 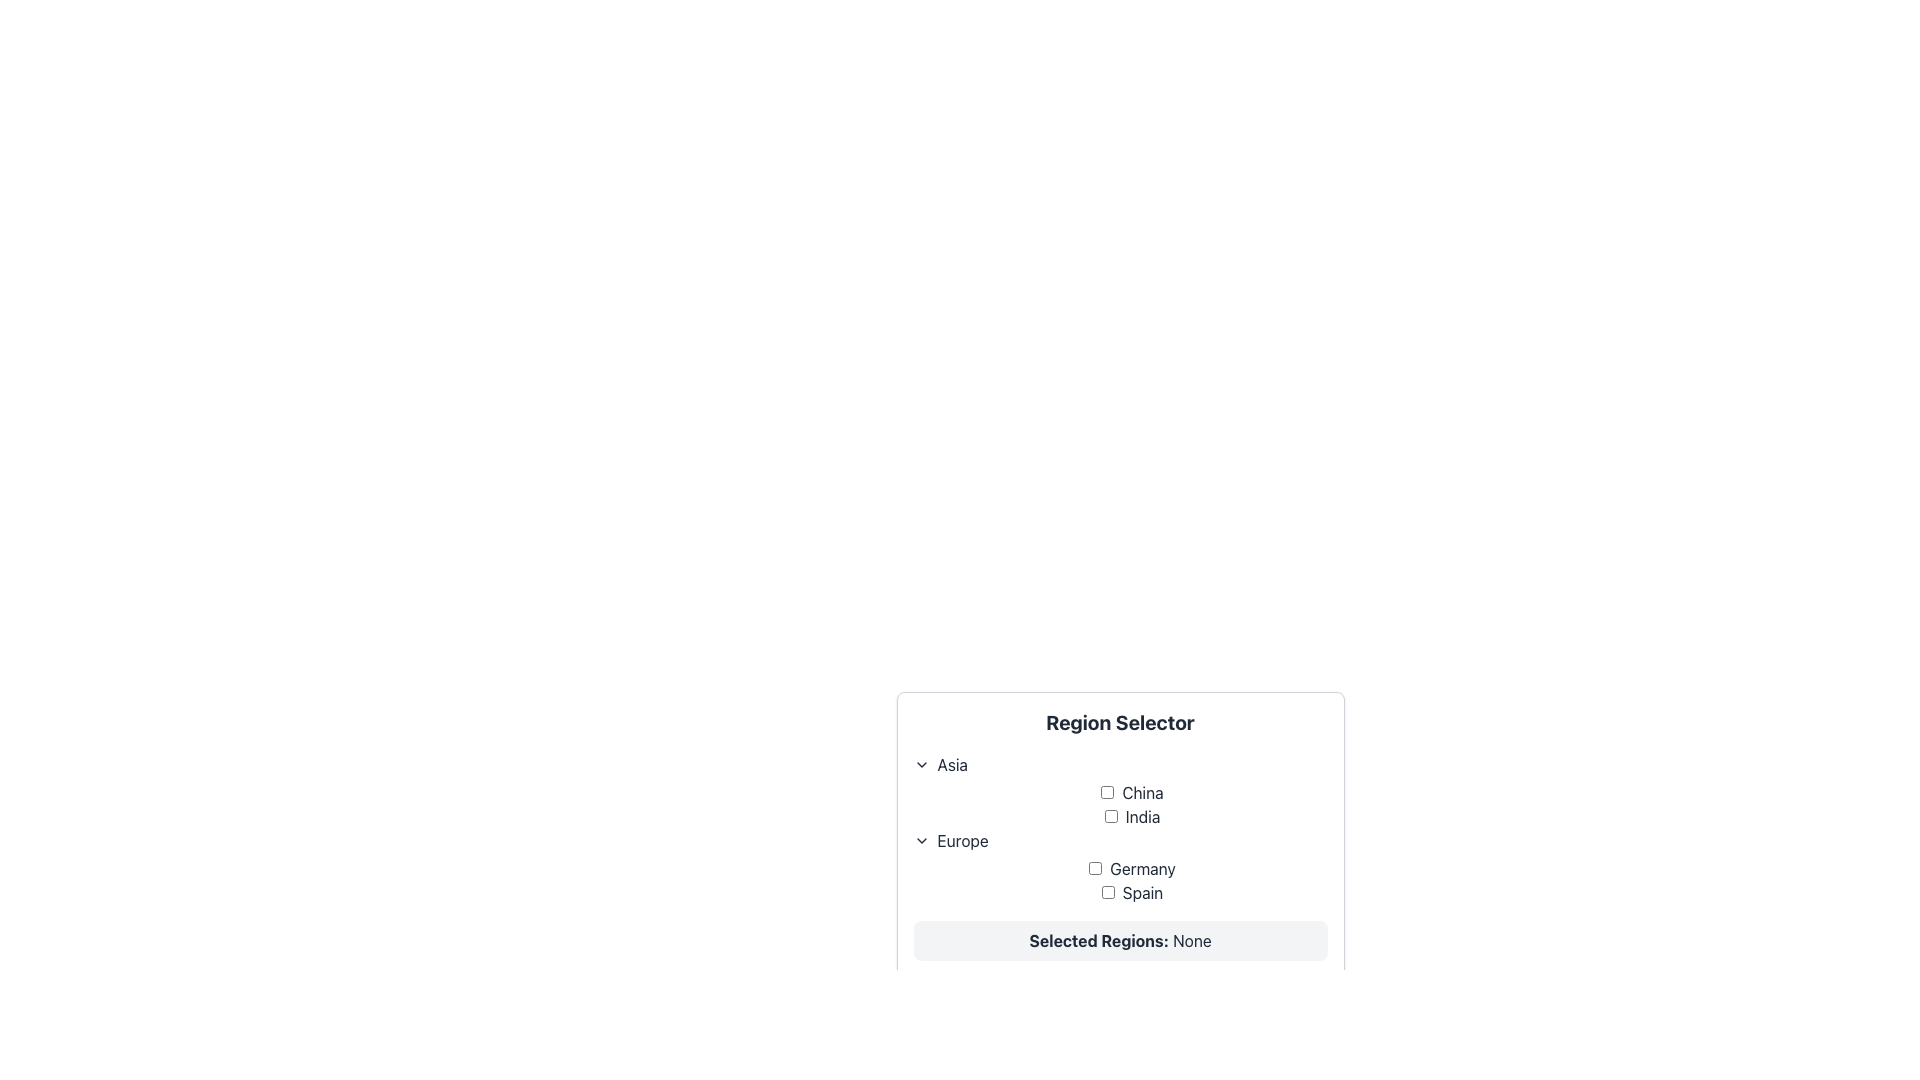 I want to click on the small downward-facing chevron icon located immediately to the left of the 'Europe' label, so click(x=920, y=840).